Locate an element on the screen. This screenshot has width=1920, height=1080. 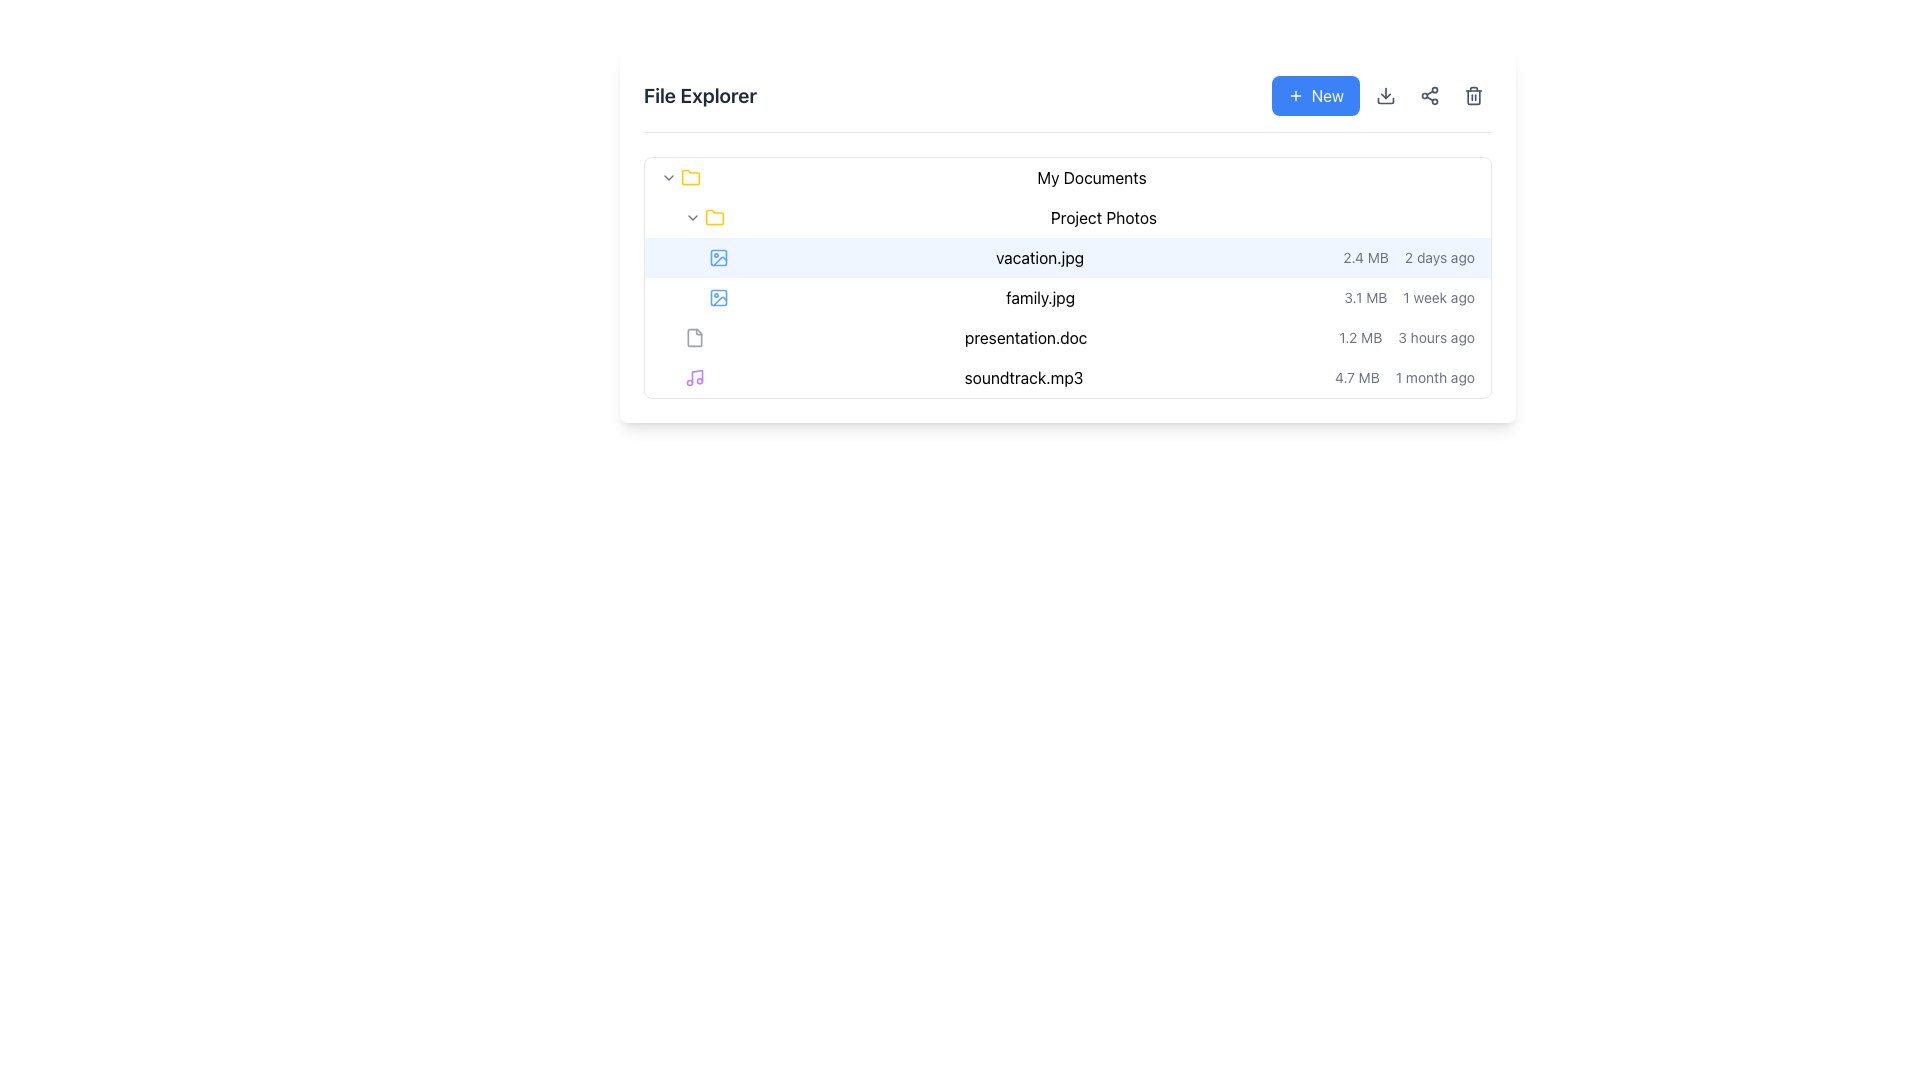
the static text label displaying the file size of 'vacation.jpg', located between the filename and the timestamp is located at coordinates (1365, 257).